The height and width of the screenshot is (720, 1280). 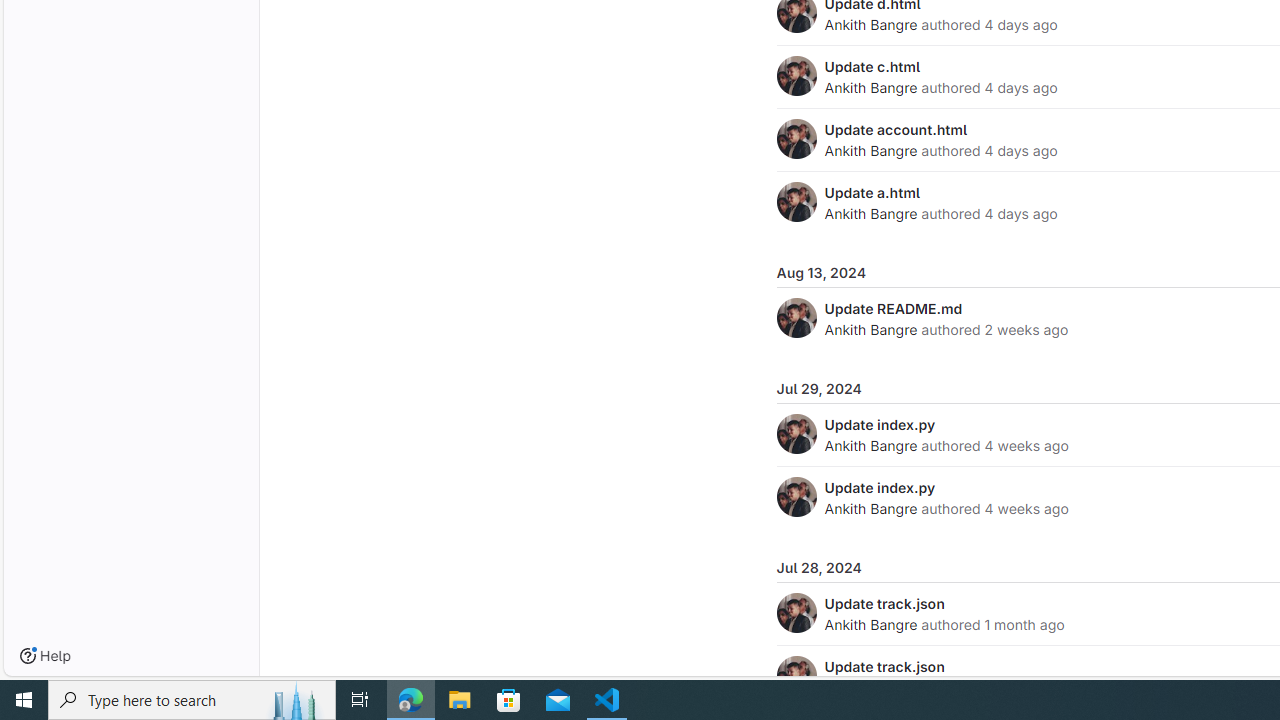 What do you see at coordinates (895, 129) in the screenshot?
I see `'Update account.html'` at bounding box center [895, 129].